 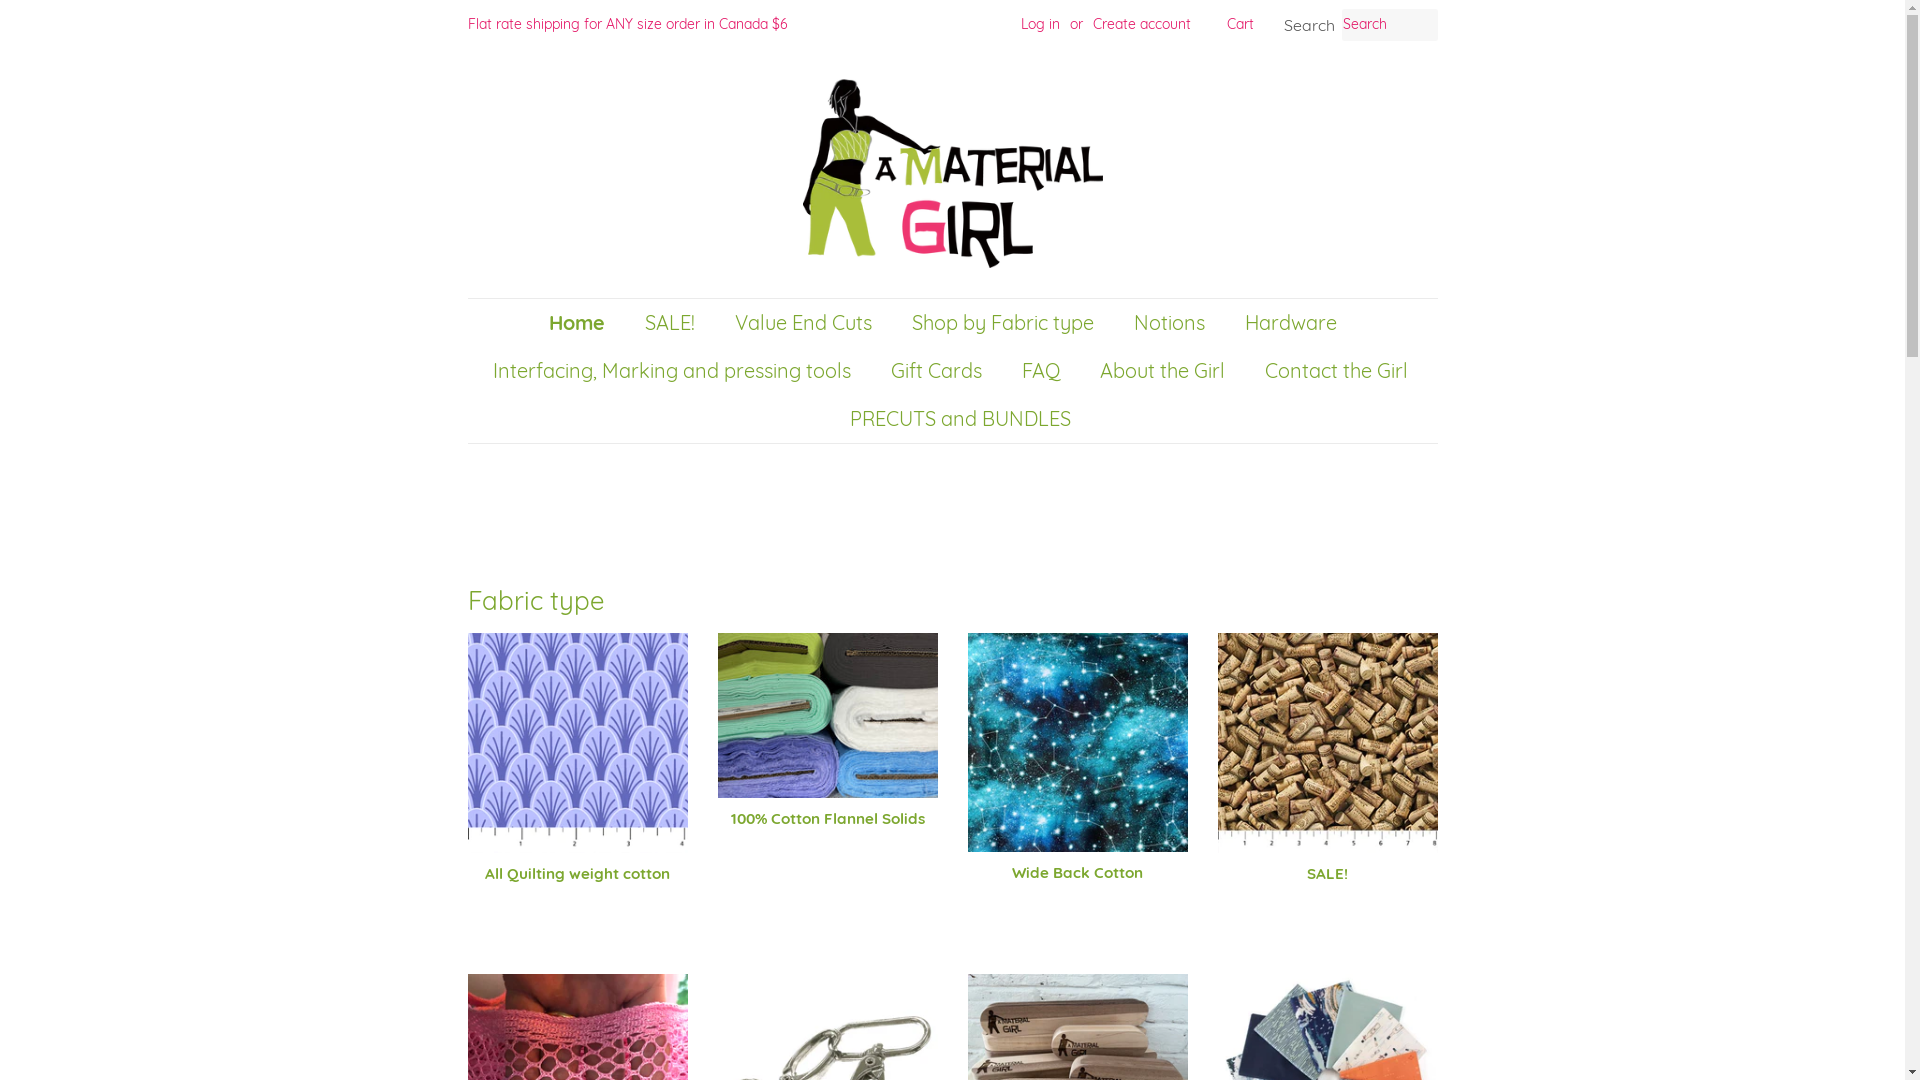 I want to click on 'Hardware', so click(x=1228, y=322).